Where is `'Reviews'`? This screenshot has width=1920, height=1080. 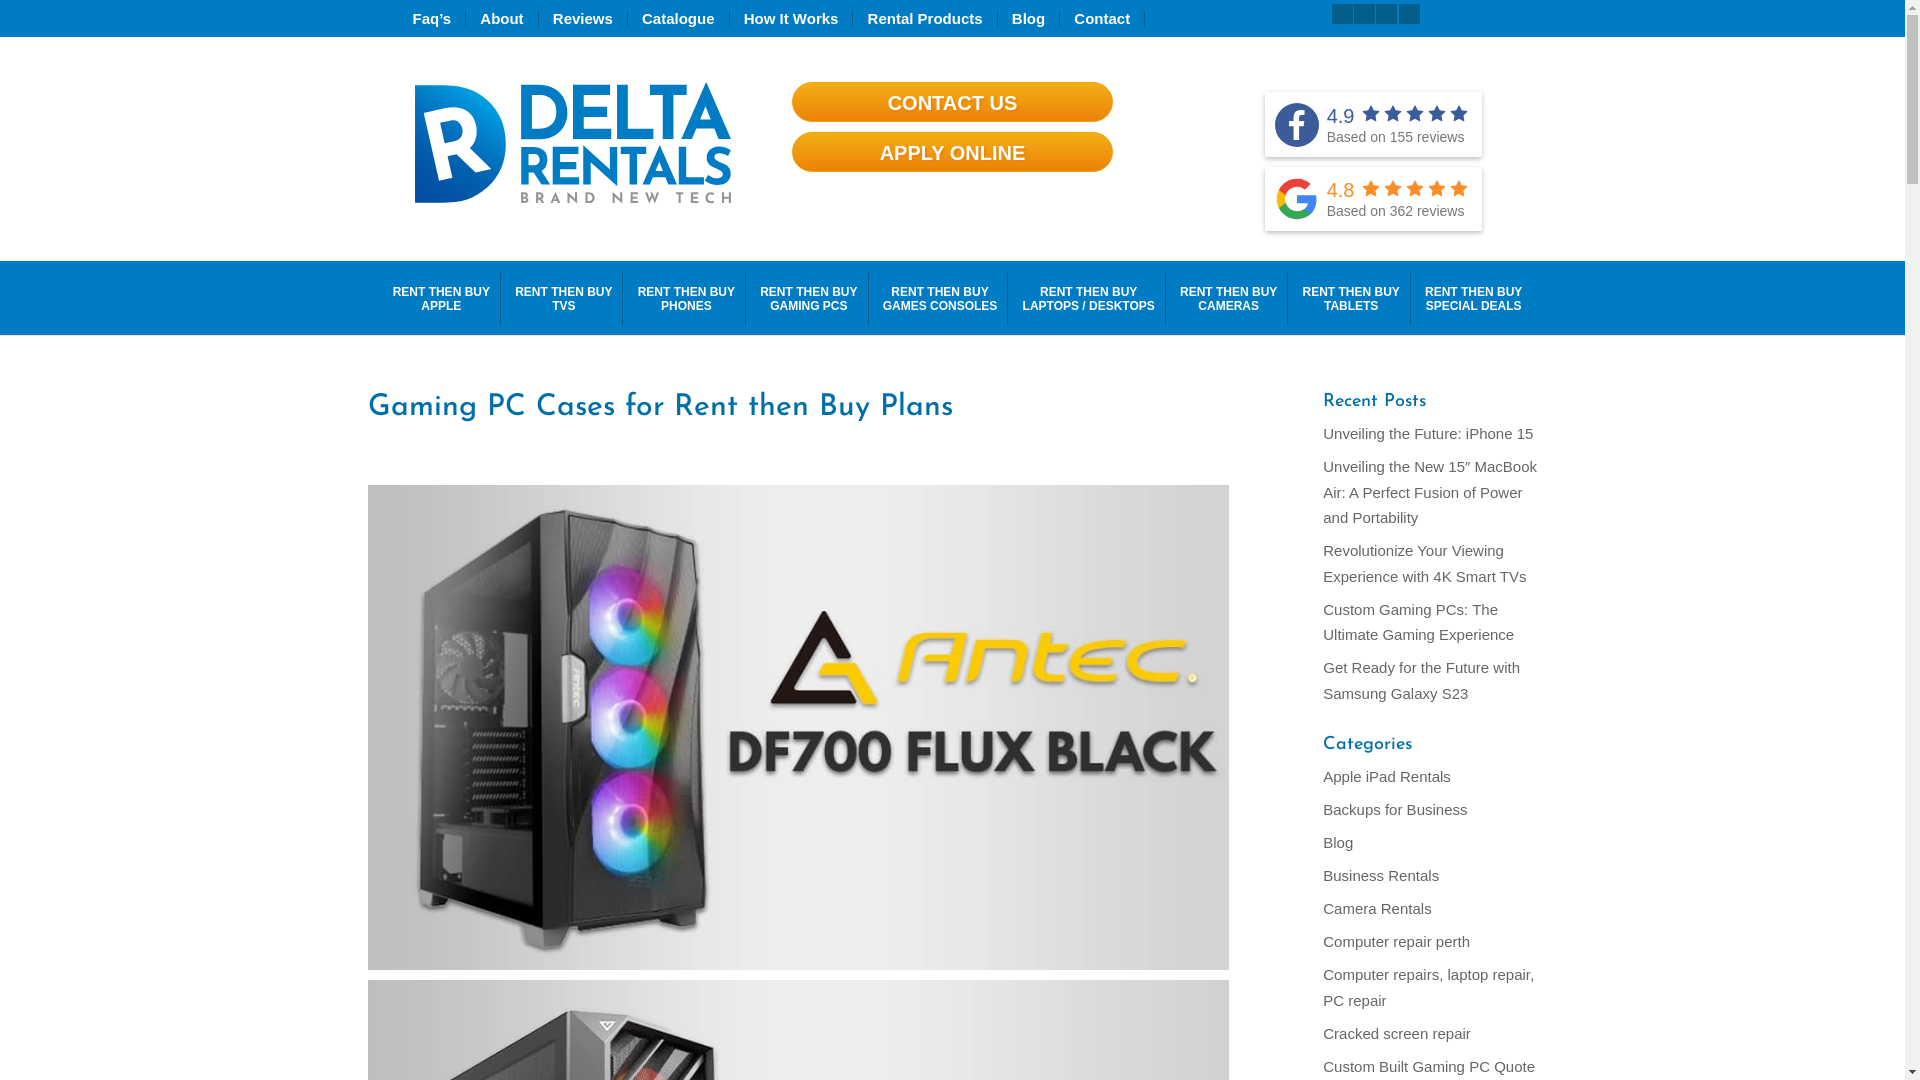
'Reviews' is located at coordinates (552, 19).